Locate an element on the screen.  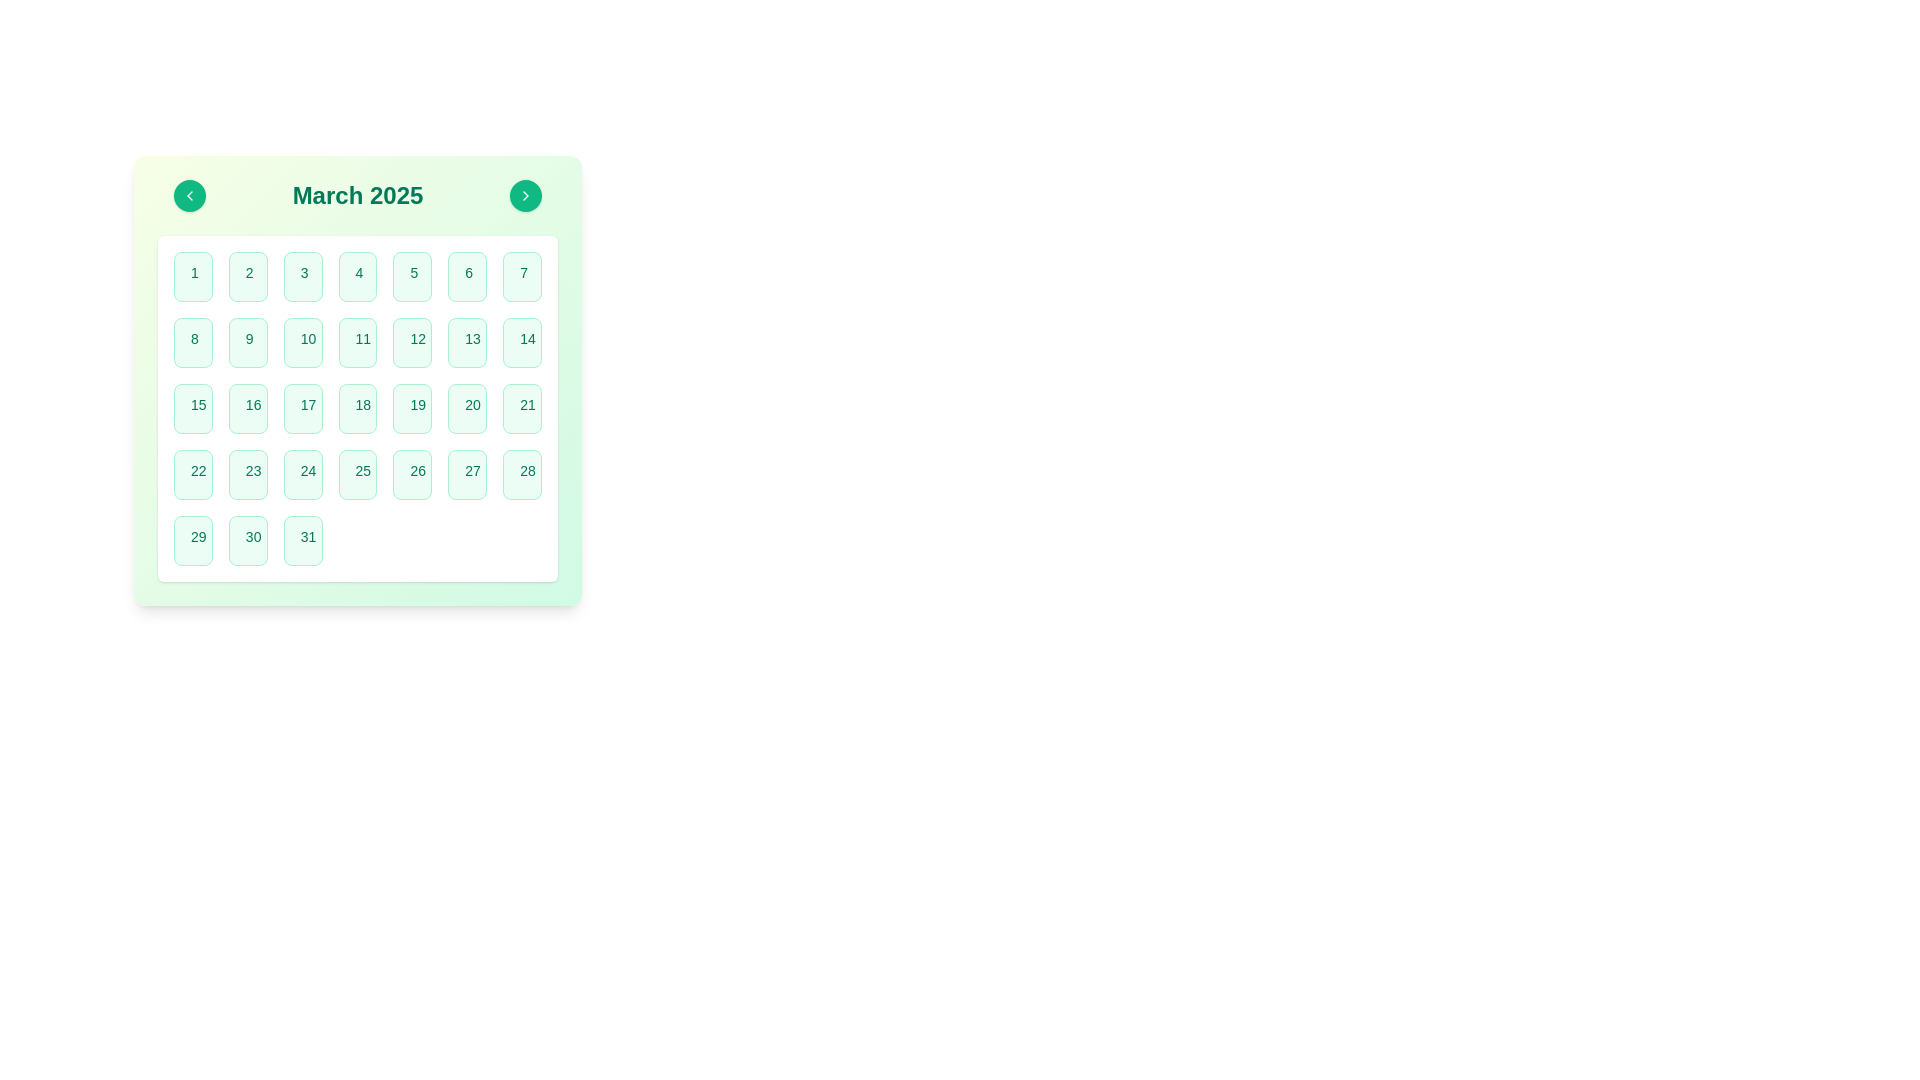
the Date cell in the calendar component that displays the number '26' in a medium-sized green font is located at coordinates (411, 474).